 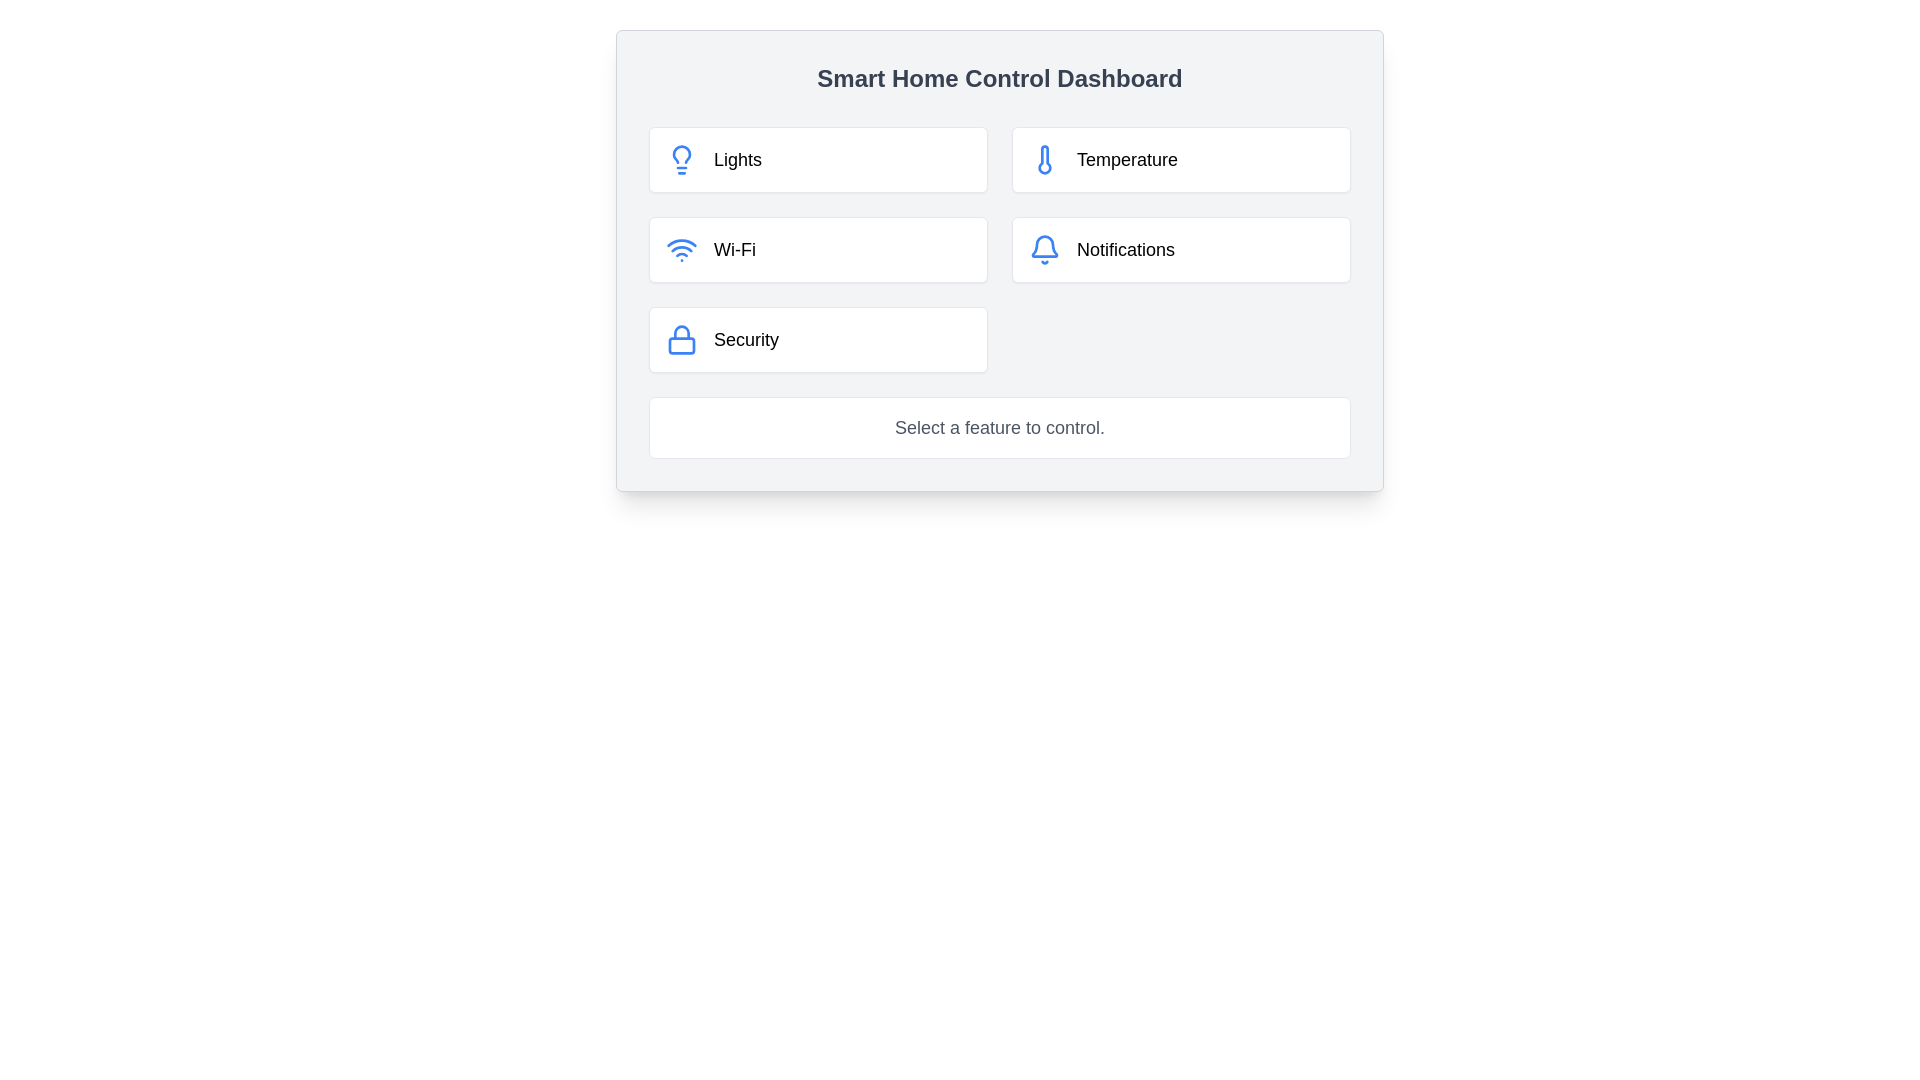 I want to click on the Wi-Fi icon located on the left side of the Wi-Fi card in the dashboard, adjacent to the 'Wi-Fi' text label, so click(x=681, y=249).